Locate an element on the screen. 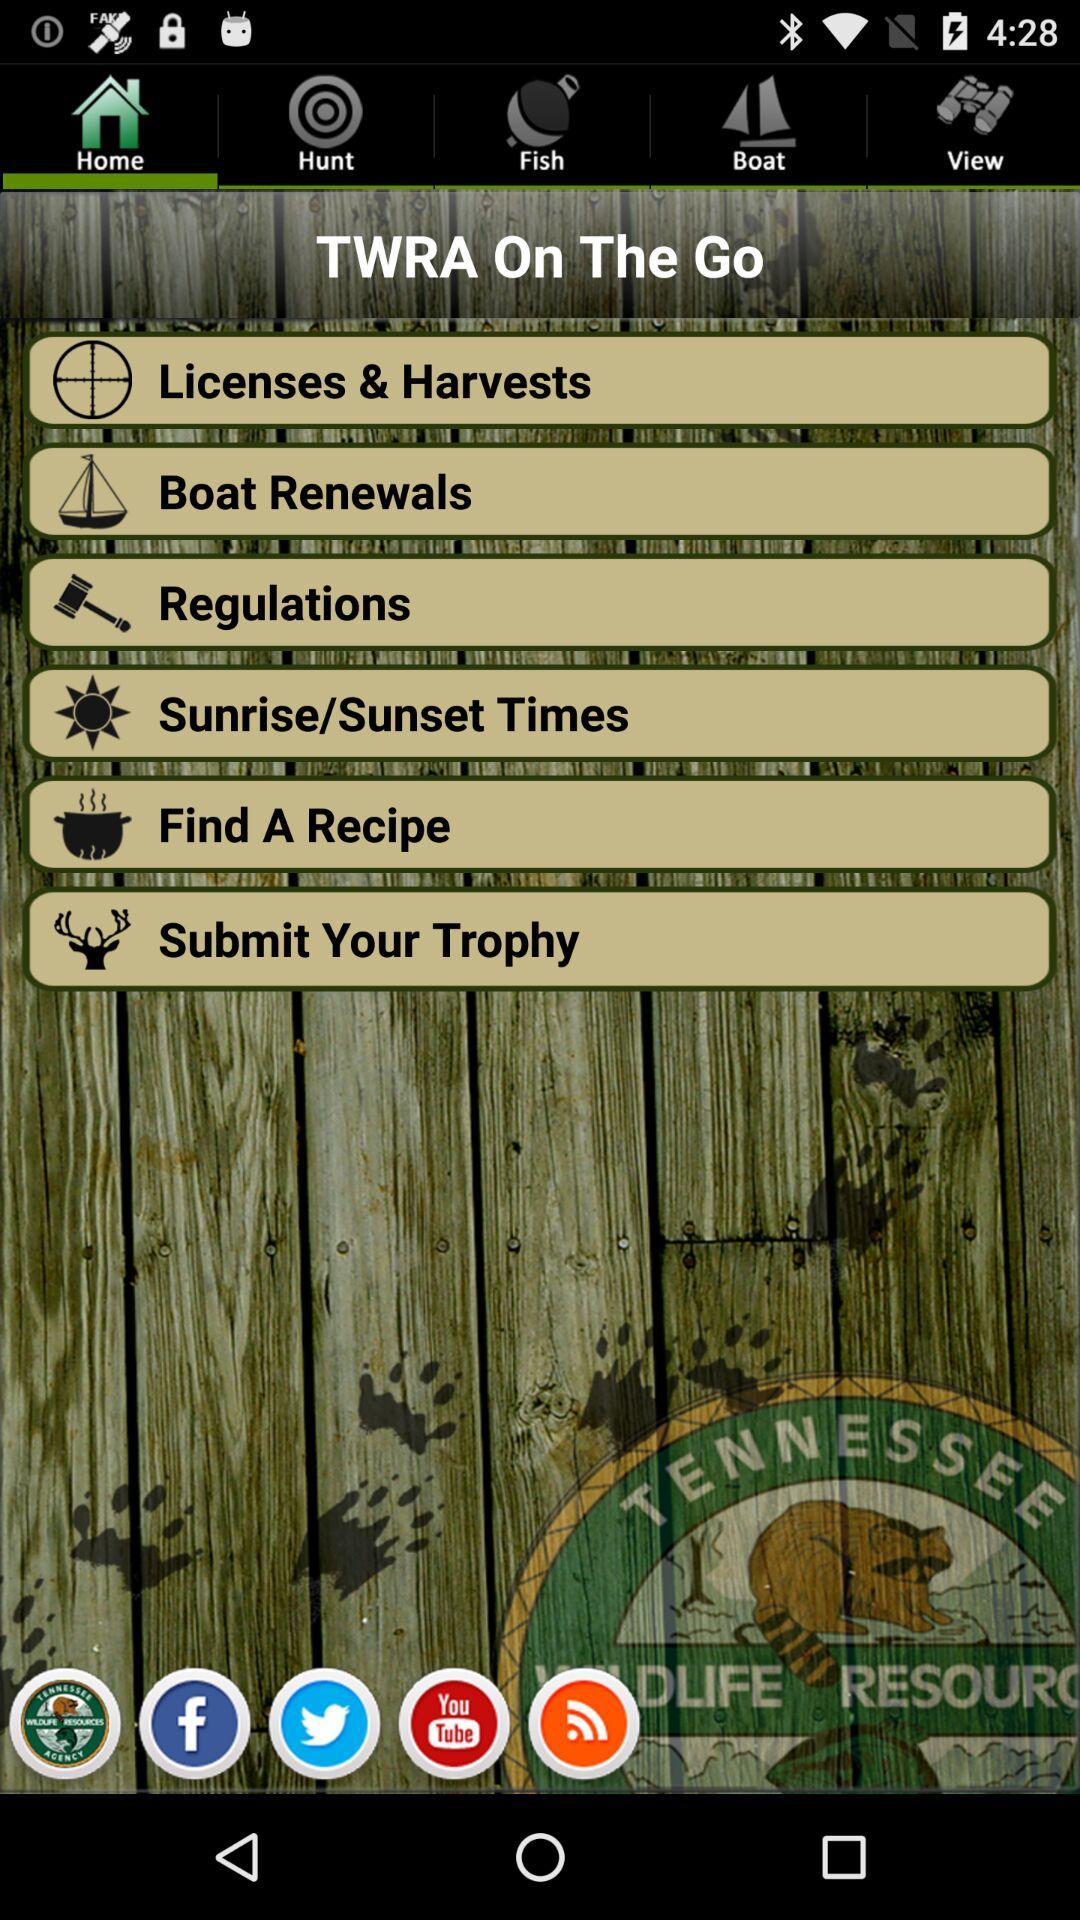  youtube page is located at coordinates (454, 1728).